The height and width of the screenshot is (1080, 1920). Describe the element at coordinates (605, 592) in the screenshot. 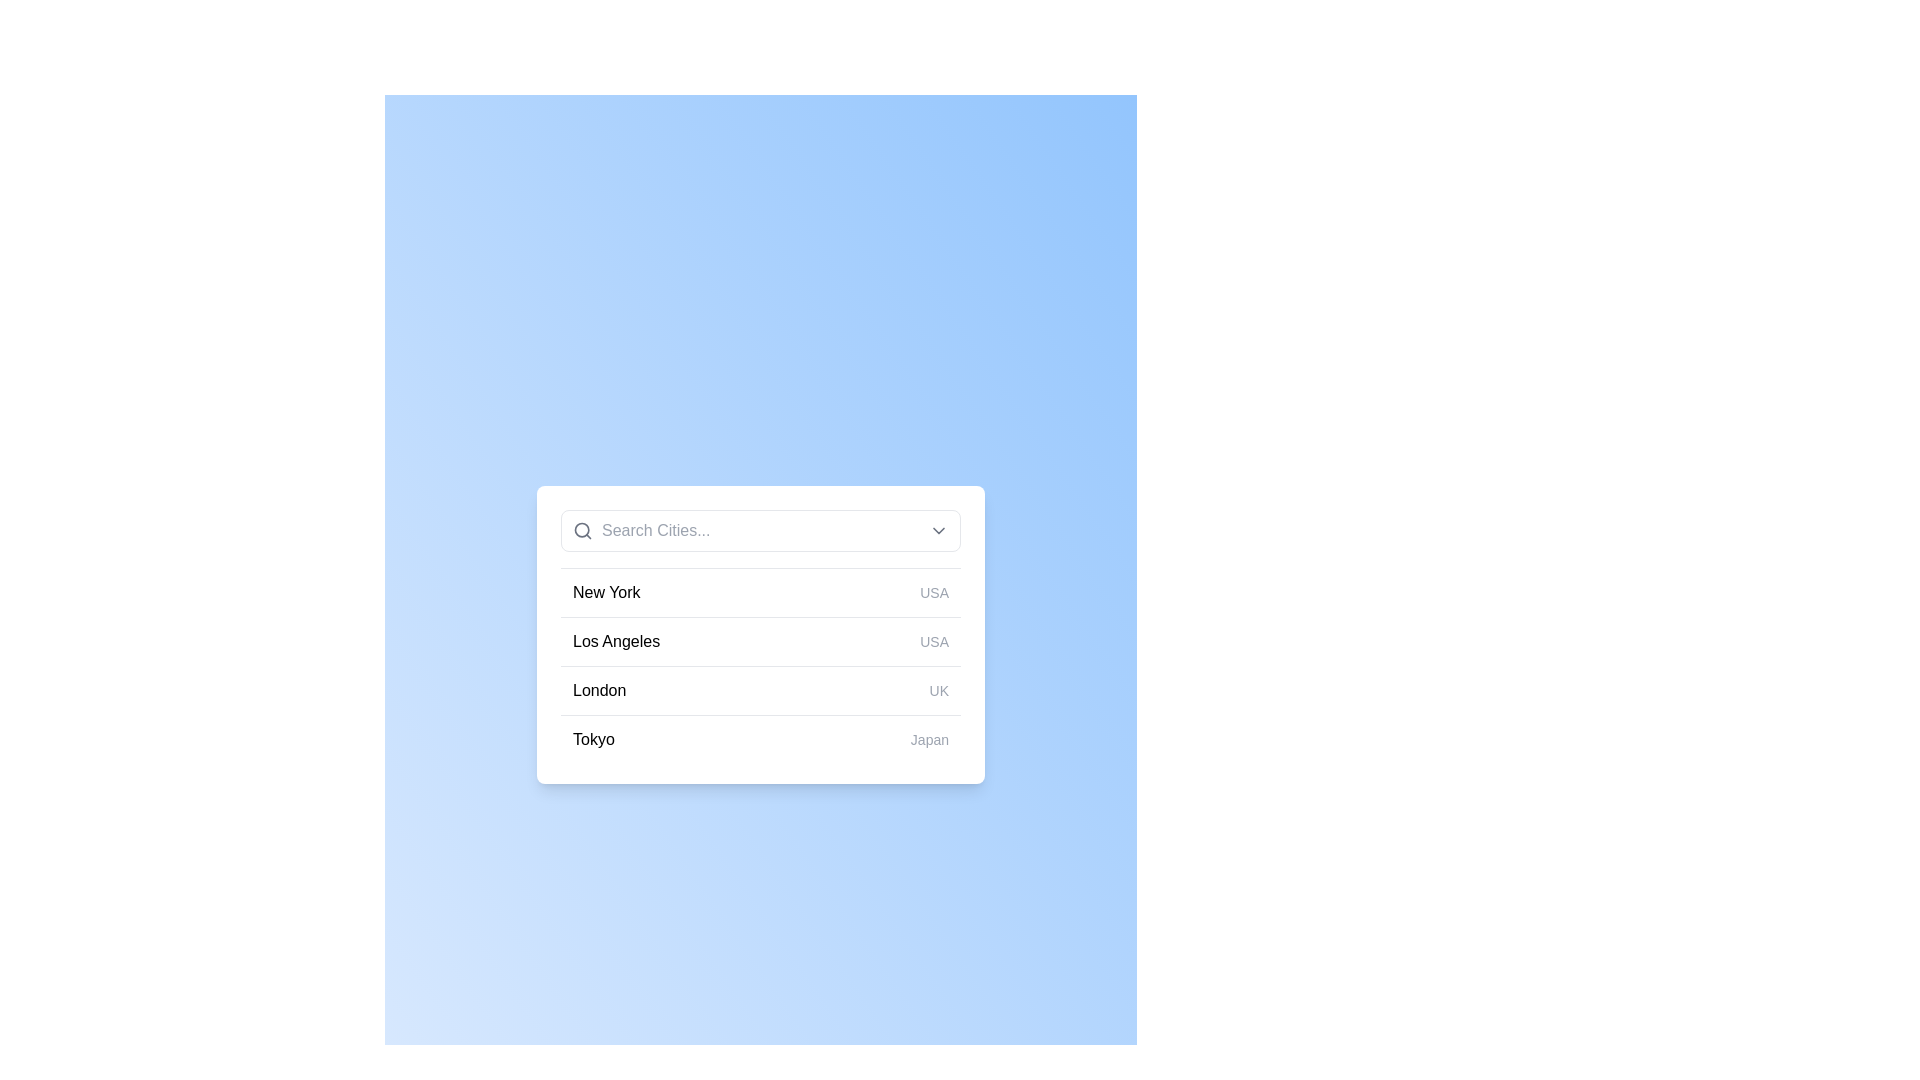

I see `the text label displaying 'New York', which is styled in bold and positioned to the left in a dropdown list, adjacent to the label 'USA'` at that location.